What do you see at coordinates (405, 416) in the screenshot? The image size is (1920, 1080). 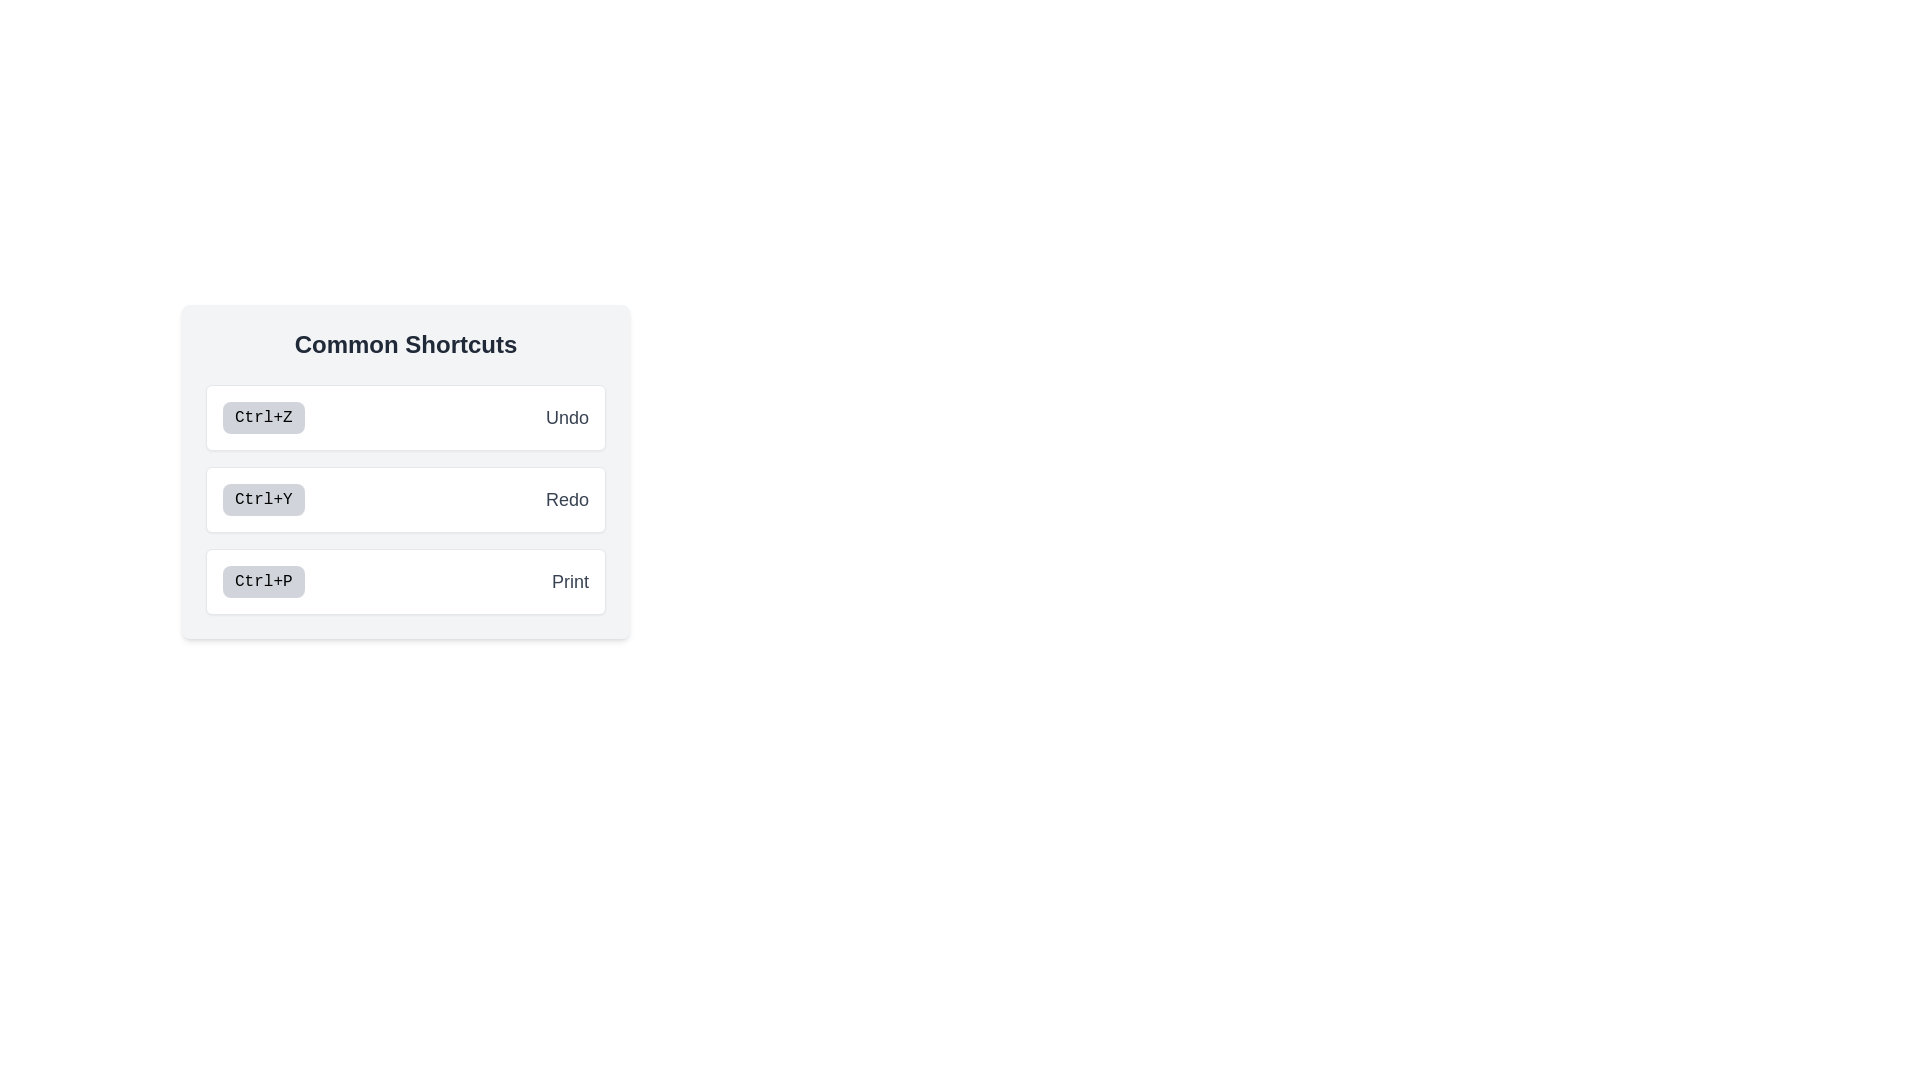 I see `the first informational display component showing the shortcut 'Ctrl+Z' with the description 'Undo', which is styled with a monospace font on the left and a standard font on the right` at bounding box center [405, 416].